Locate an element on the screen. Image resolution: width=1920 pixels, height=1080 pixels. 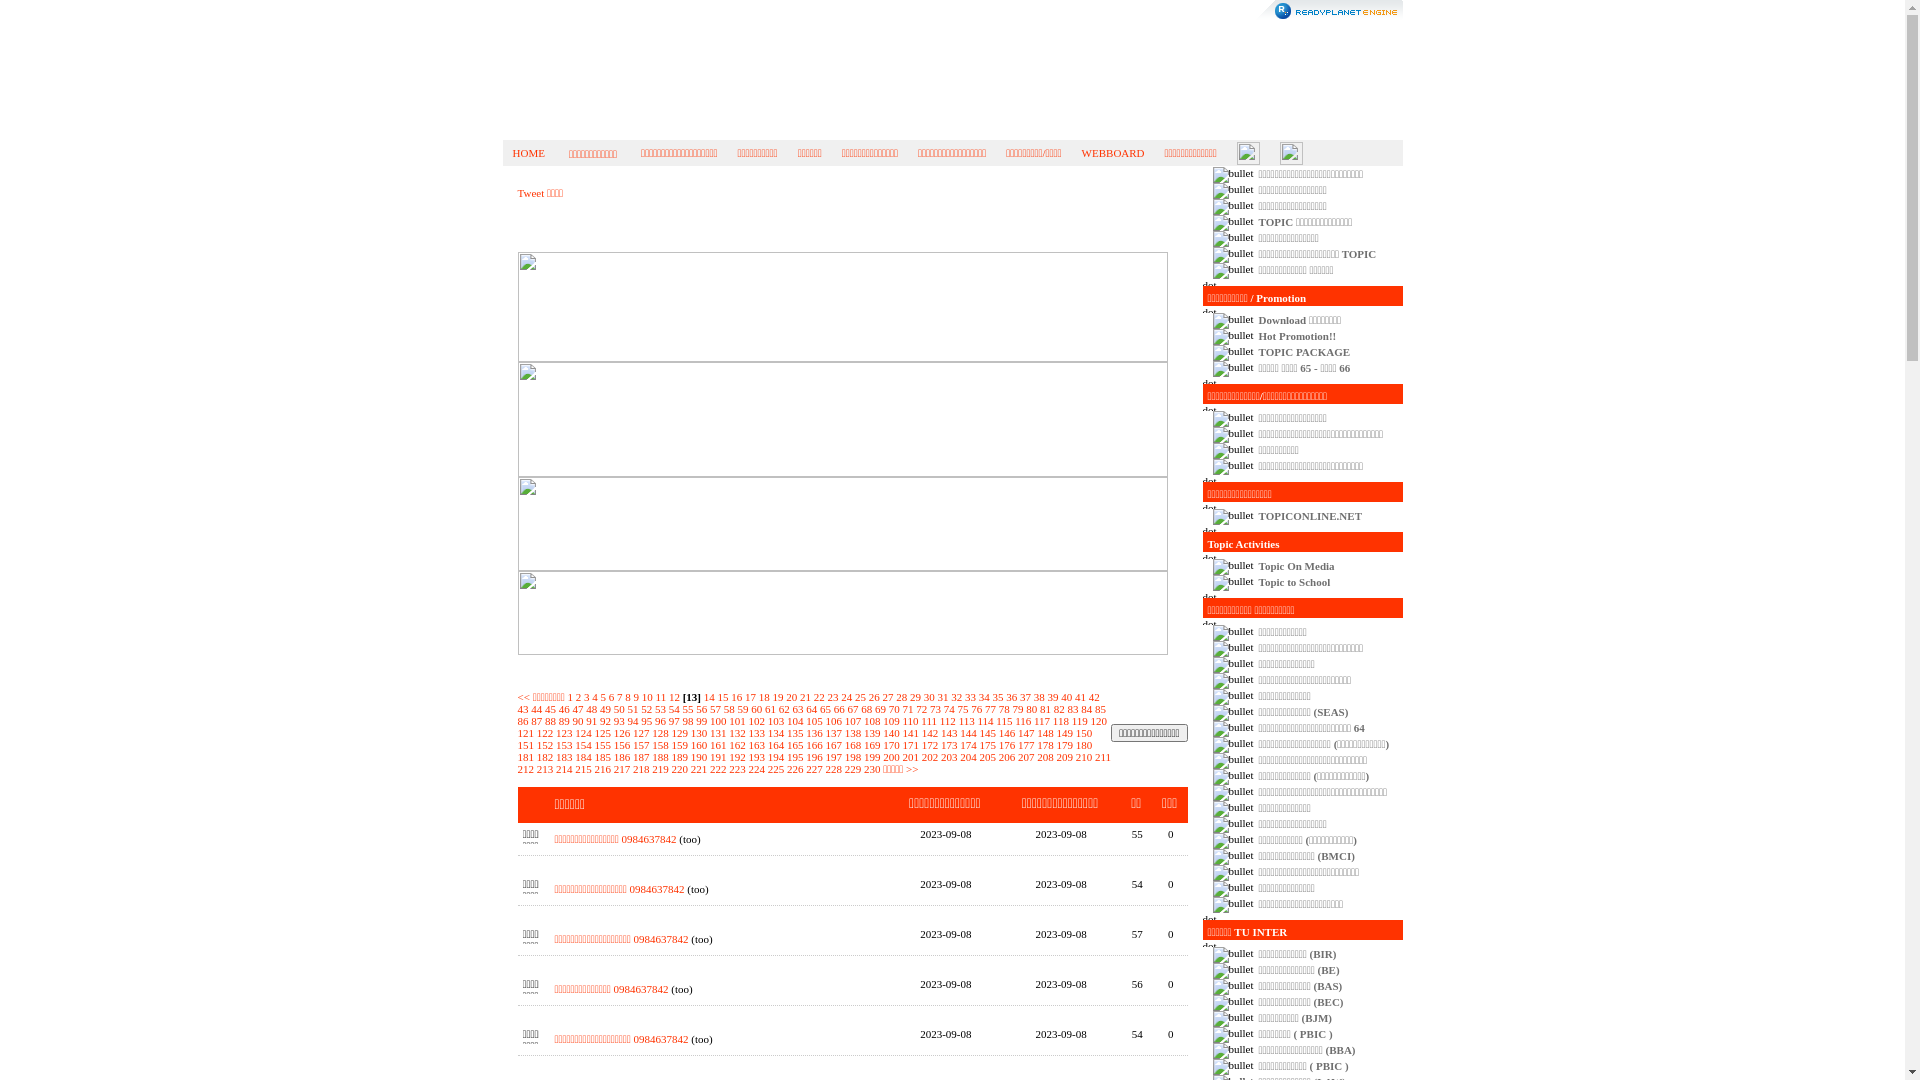
'86' is located at coordinates (523, 721).